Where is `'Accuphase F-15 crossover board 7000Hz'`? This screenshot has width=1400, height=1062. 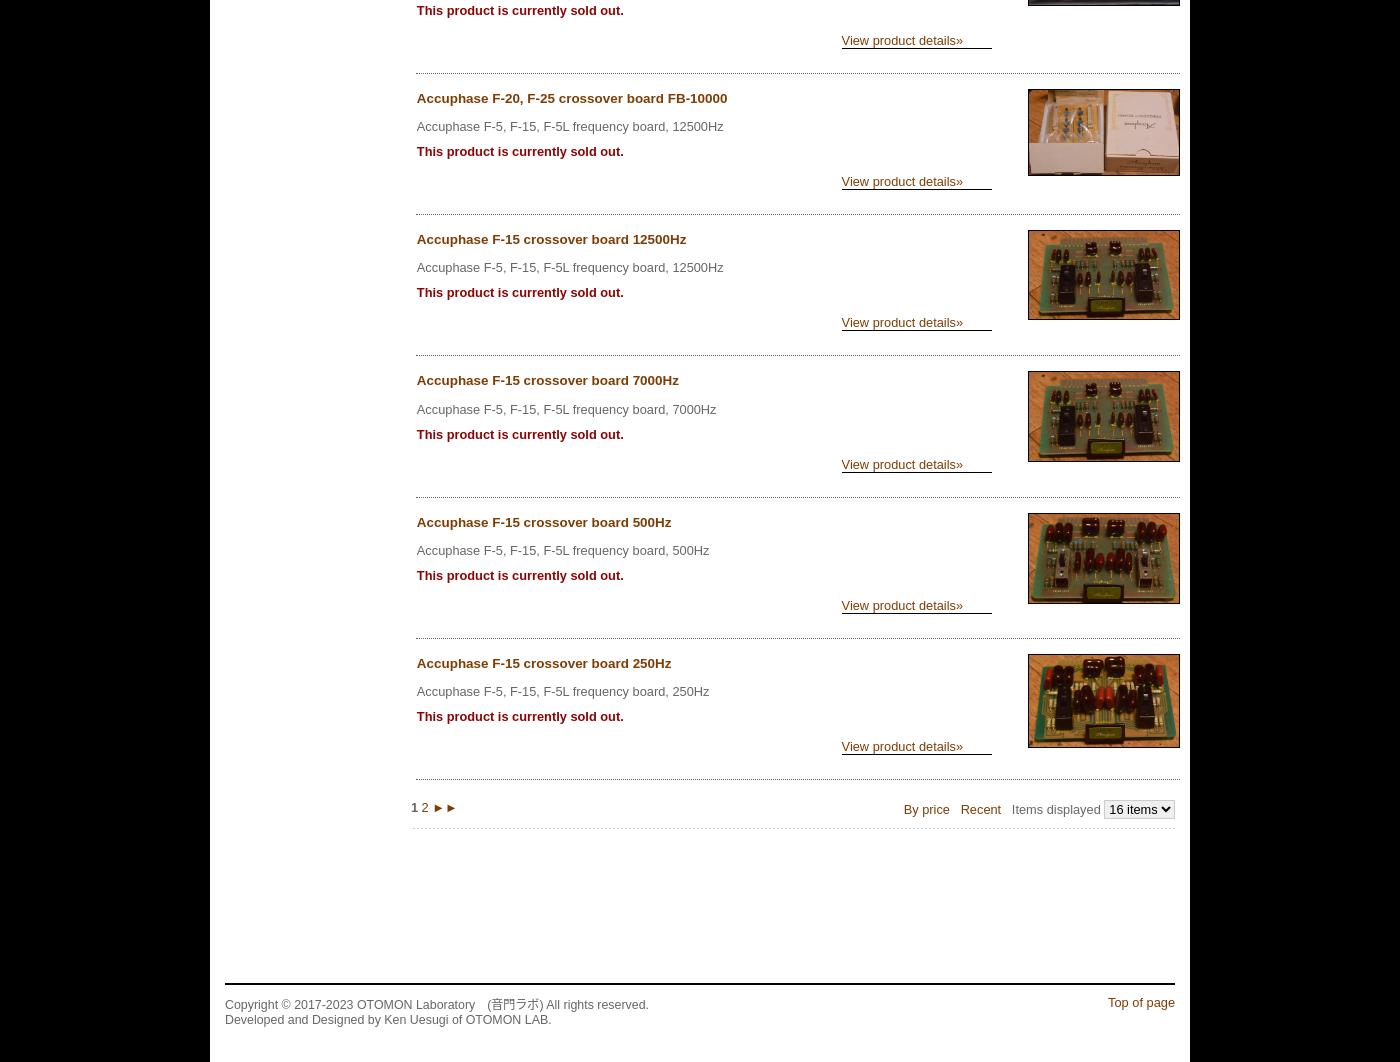
'Accuphase F-15 crossover board 7000Hz' is located at coordinates (546, 379).